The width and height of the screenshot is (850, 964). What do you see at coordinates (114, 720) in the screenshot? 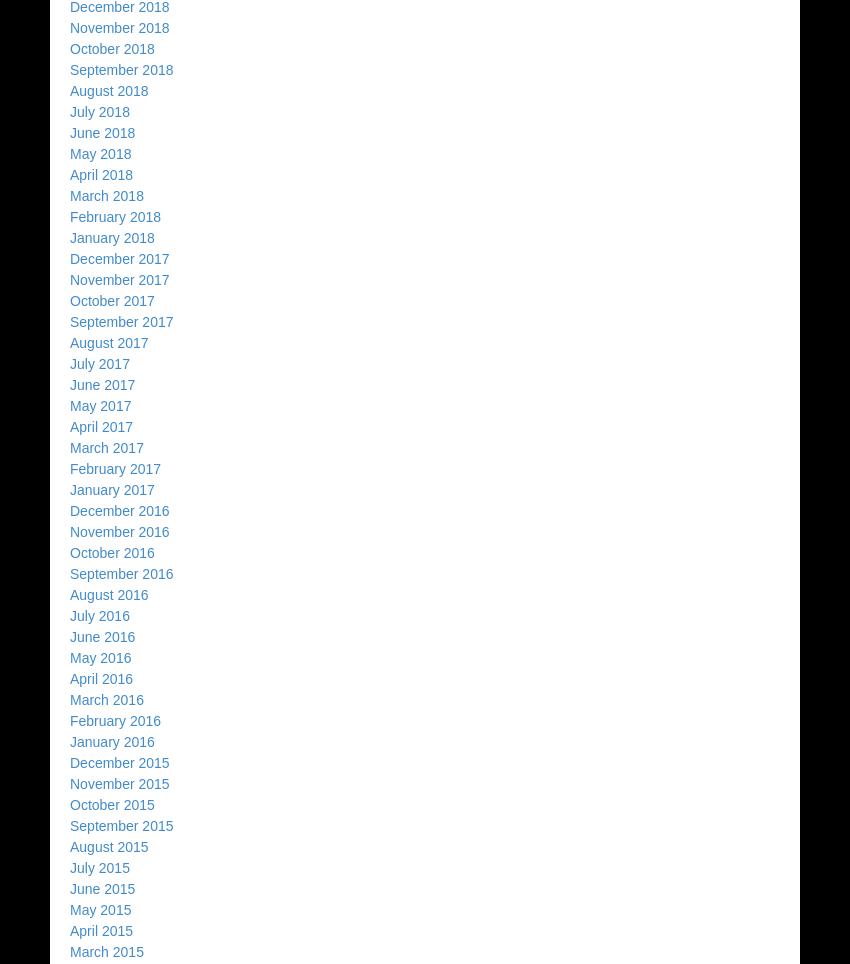
I see `'February 2016'` at bounding box center [114, 720].